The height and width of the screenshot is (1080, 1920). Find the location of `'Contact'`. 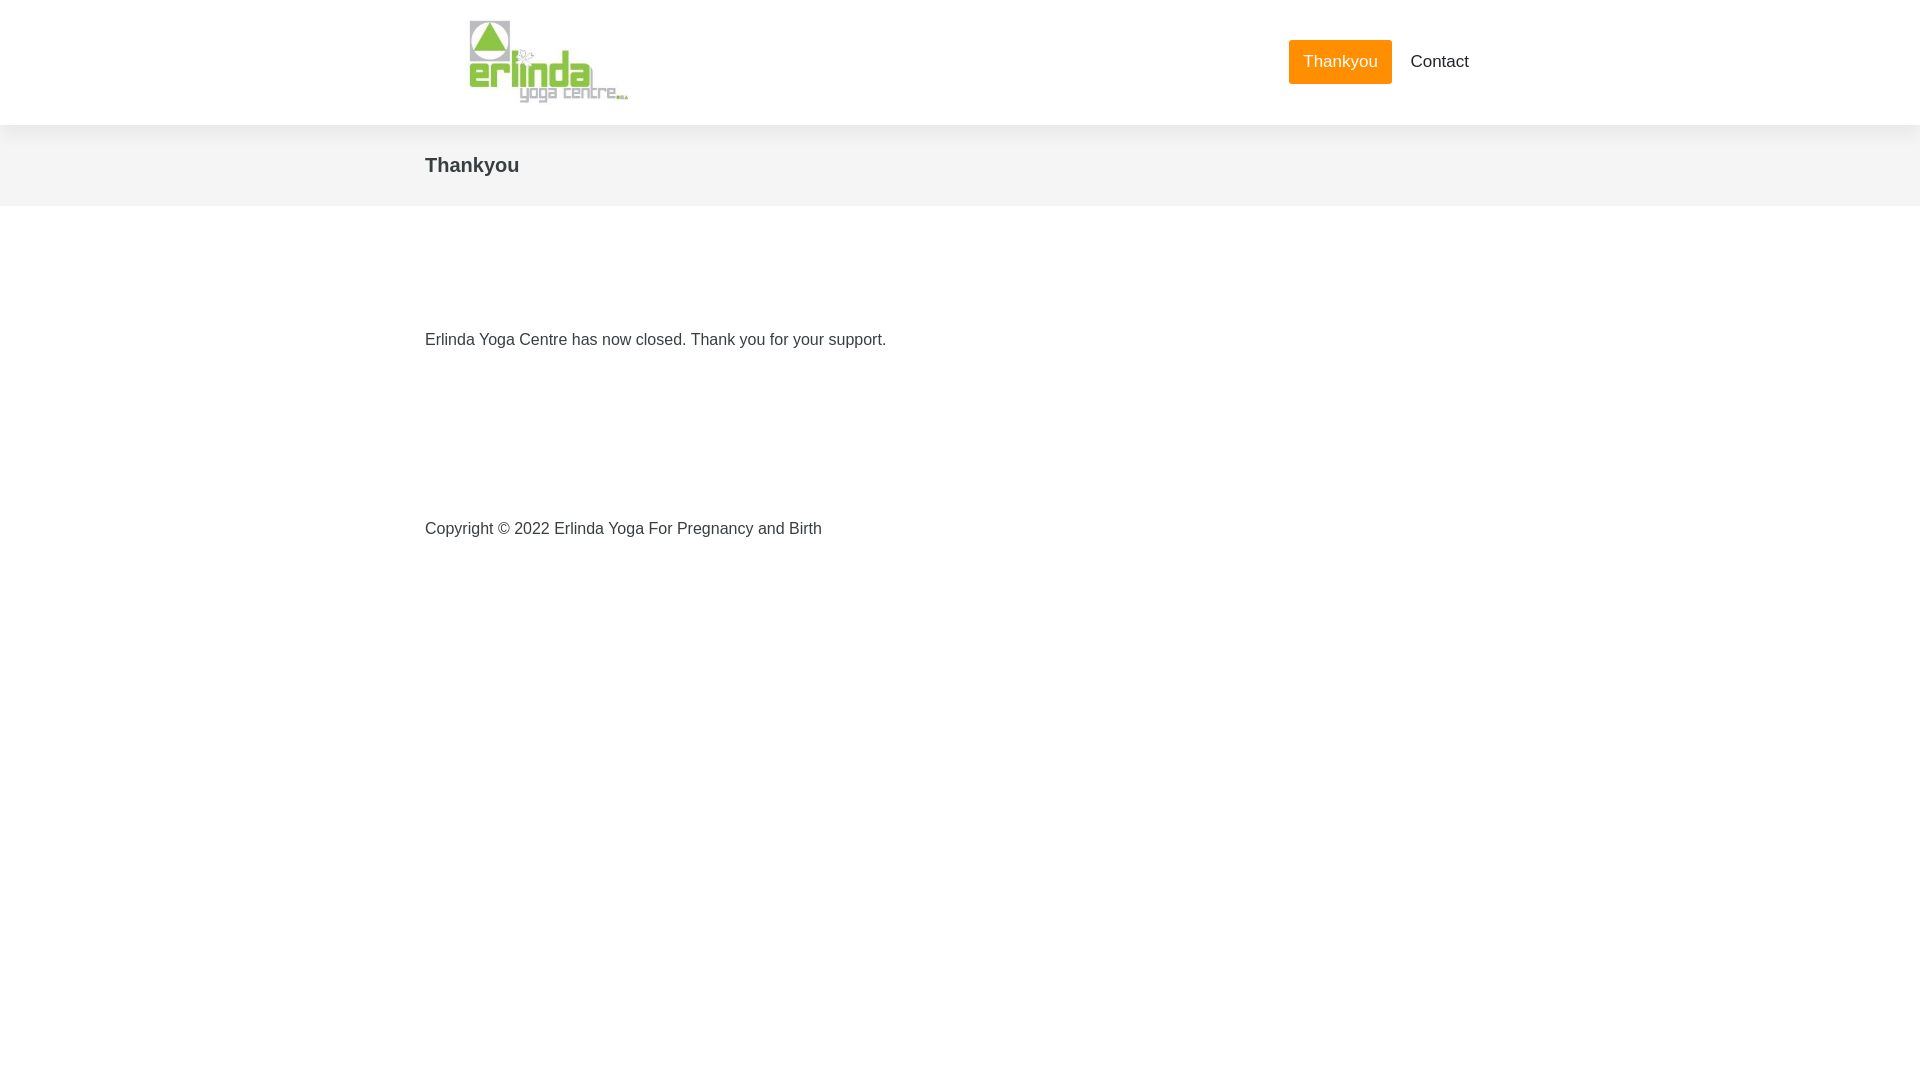

'Contact' is located at coordinates (1438, 60).